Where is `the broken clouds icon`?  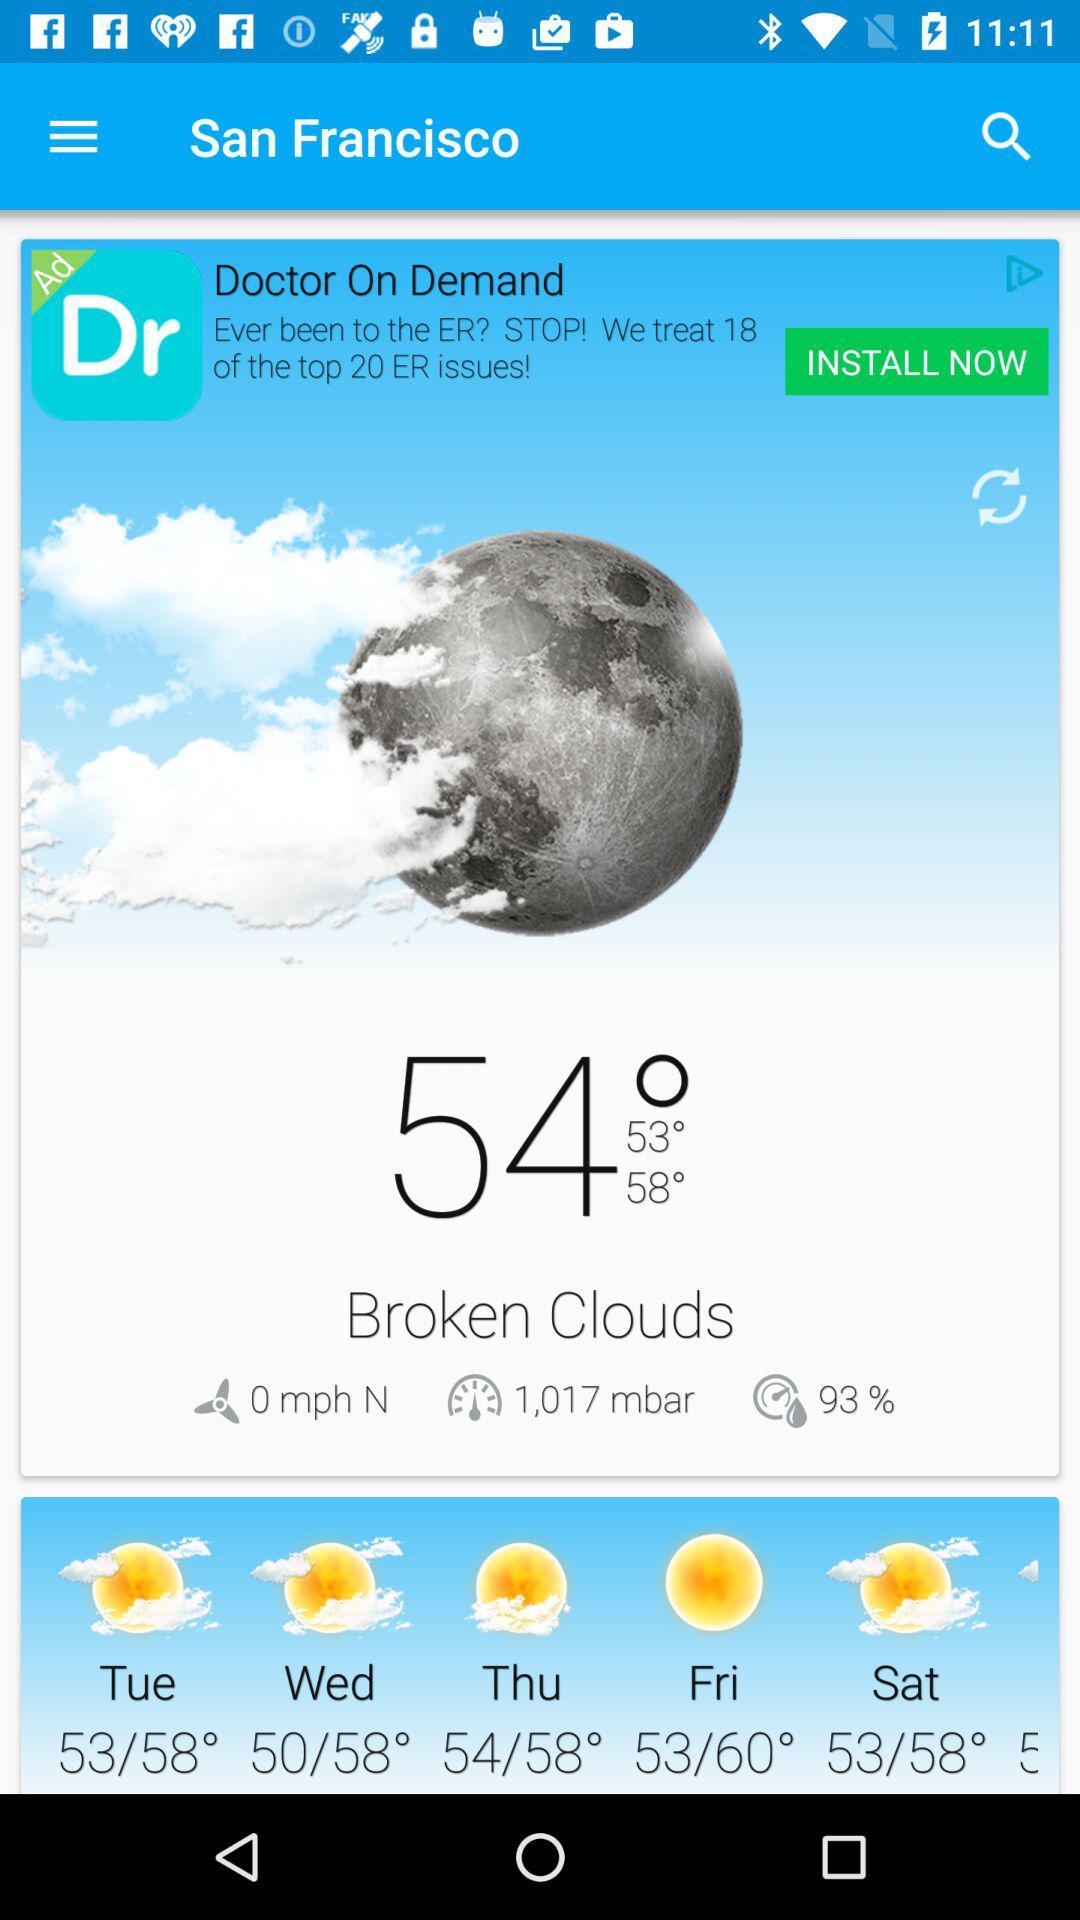
the broken clouds icon is located at coordinates (540, 1312).